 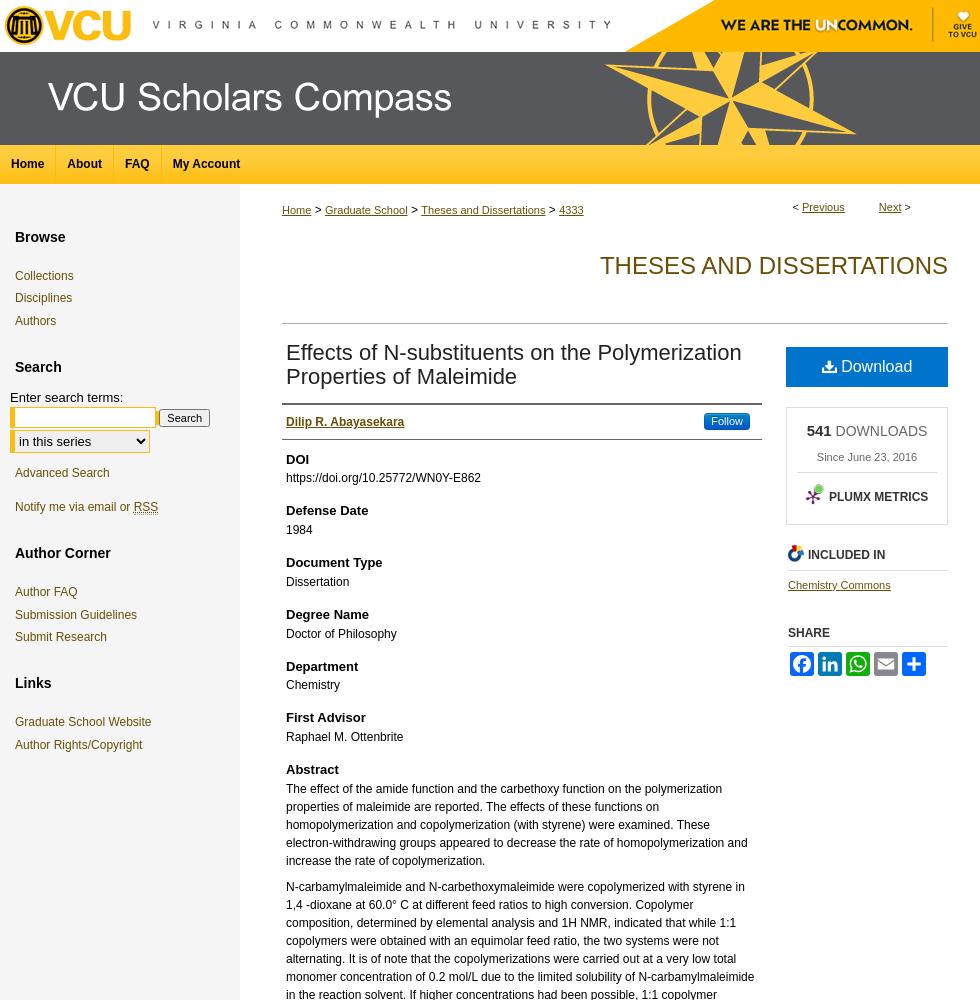 What do you see at coordinates (38, 366) in the screenshot?
I see `'Search'` at bounding box center [38, 366].